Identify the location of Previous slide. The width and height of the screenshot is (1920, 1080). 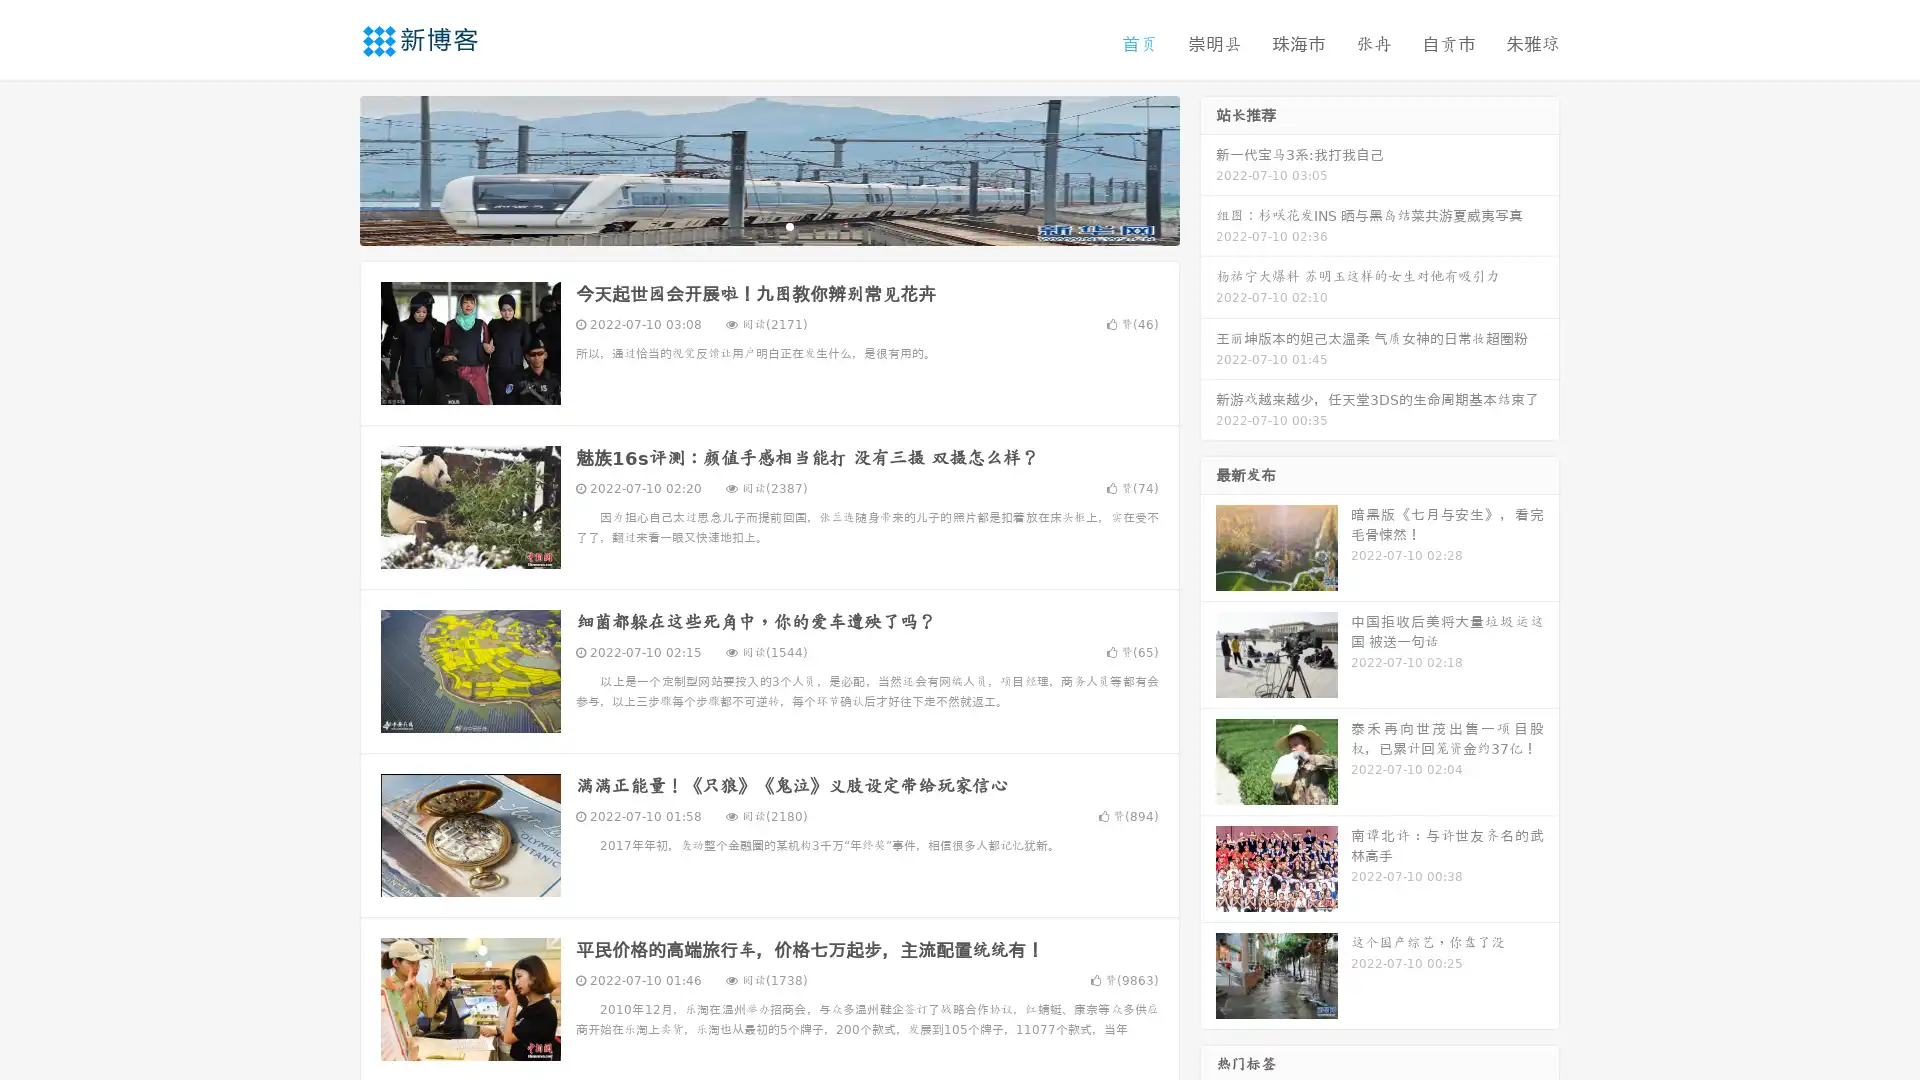
(330, 168).